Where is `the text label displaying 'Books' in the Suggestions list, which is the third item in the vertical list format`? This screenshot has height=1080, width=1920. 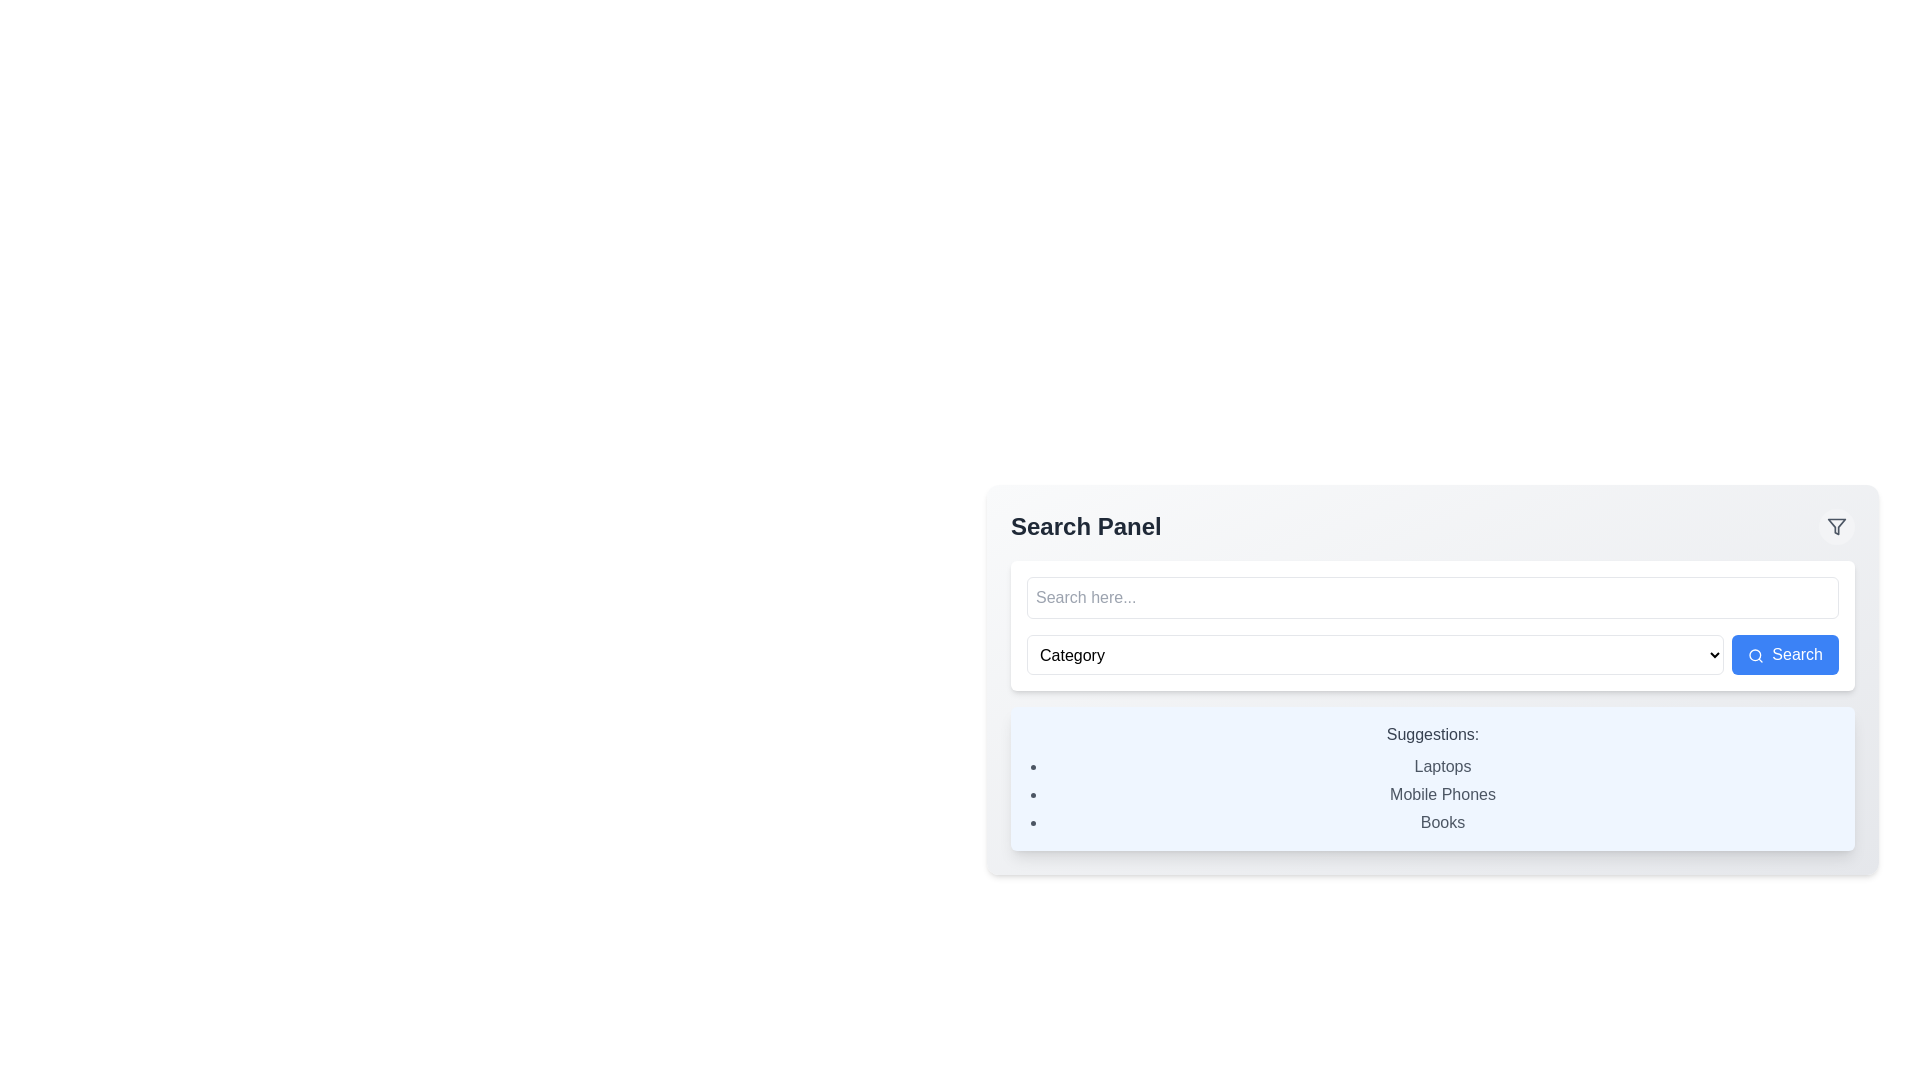
the text label displaying 'Books' in the Suggestions list, which is the third item in the vertical list format is located at coordinates (1443, 822).